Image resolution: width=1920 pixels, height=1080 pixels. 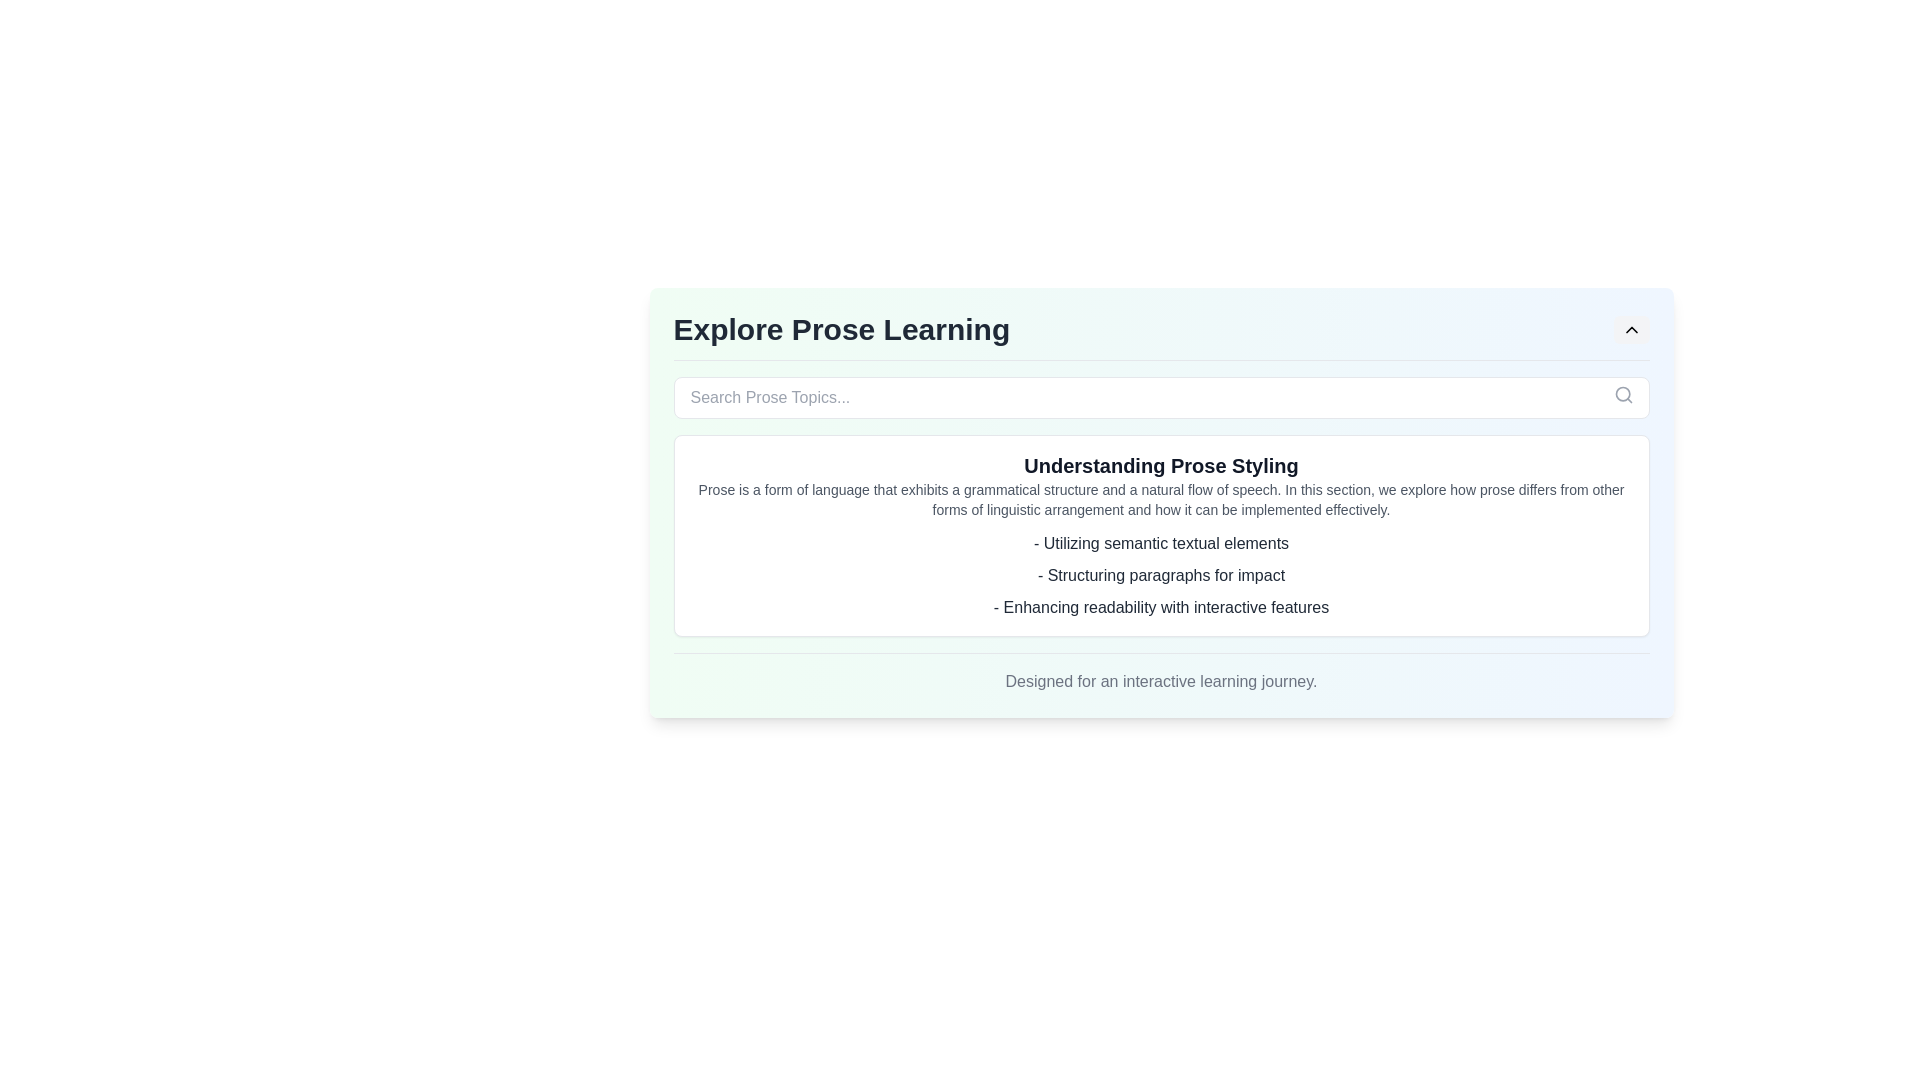 What do you see at coordinates (1161, 499) in the screenshot?
I see `the descriptive text block located below the bold title 'Understanding Prose Styling' and above a bulleted list` at bounding box center [1161, 499].